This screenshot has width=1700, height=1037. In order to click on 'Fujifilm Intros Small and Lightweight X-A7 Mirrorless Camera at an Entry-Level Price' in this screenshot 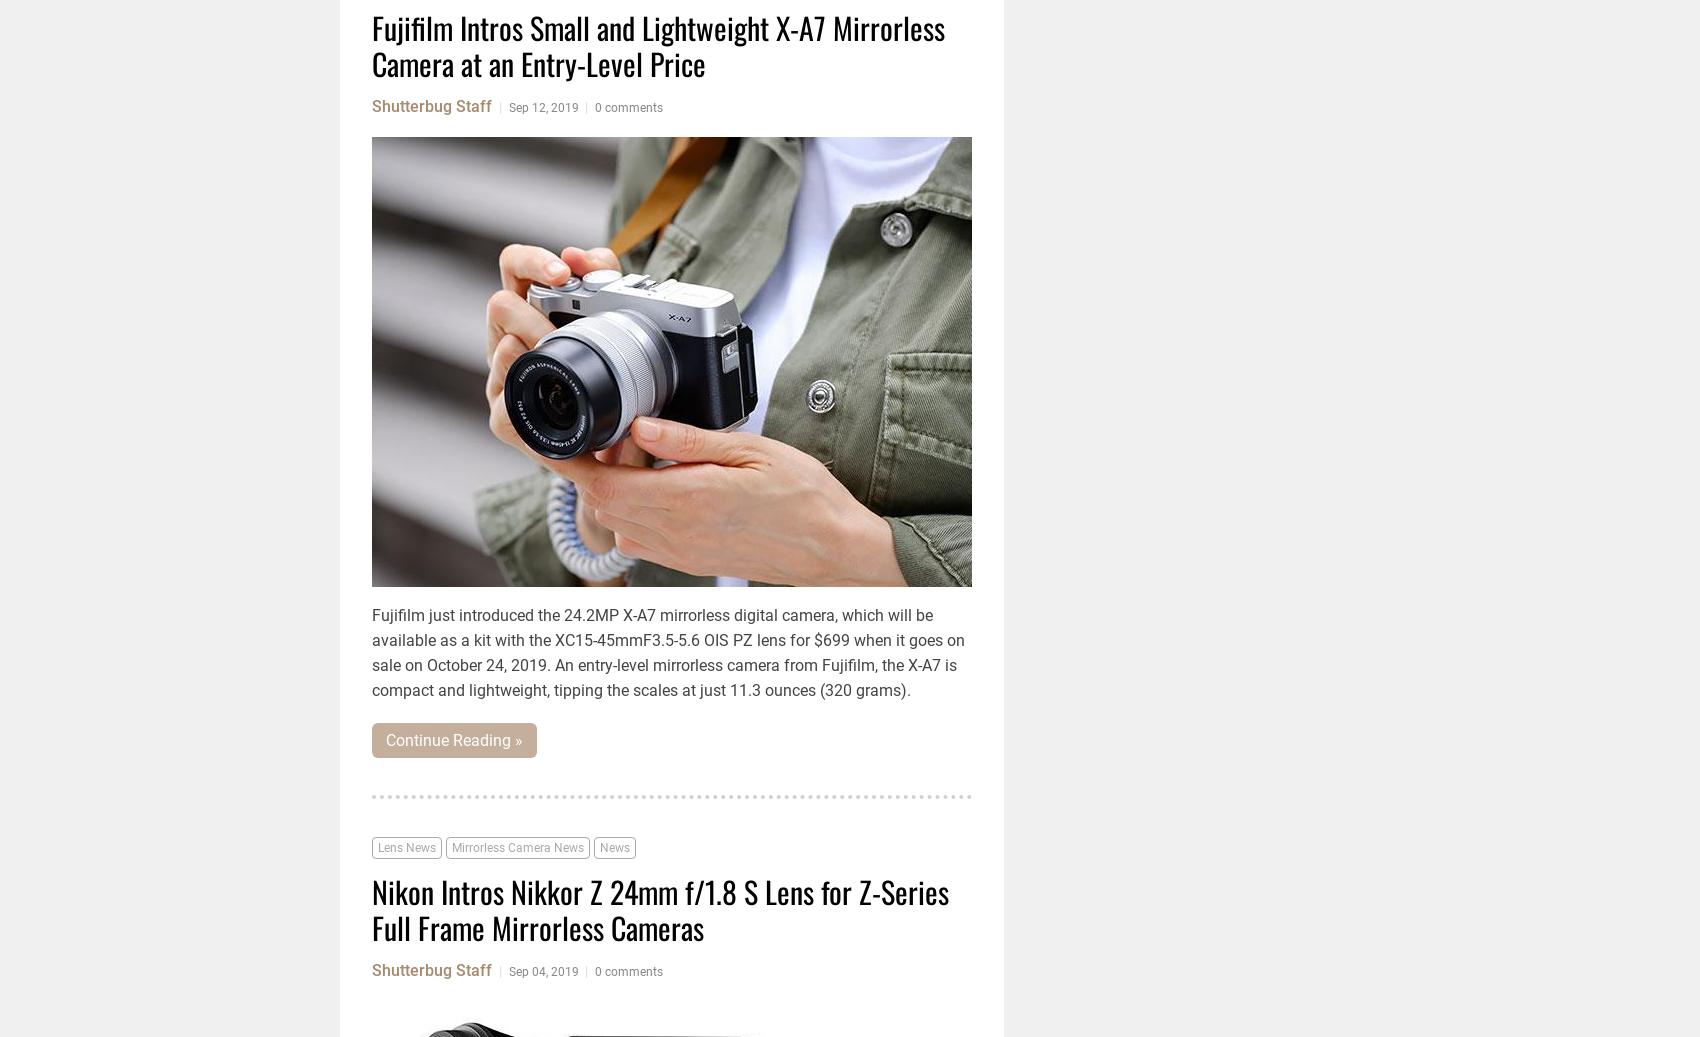, I will do `click(370, 44)`.